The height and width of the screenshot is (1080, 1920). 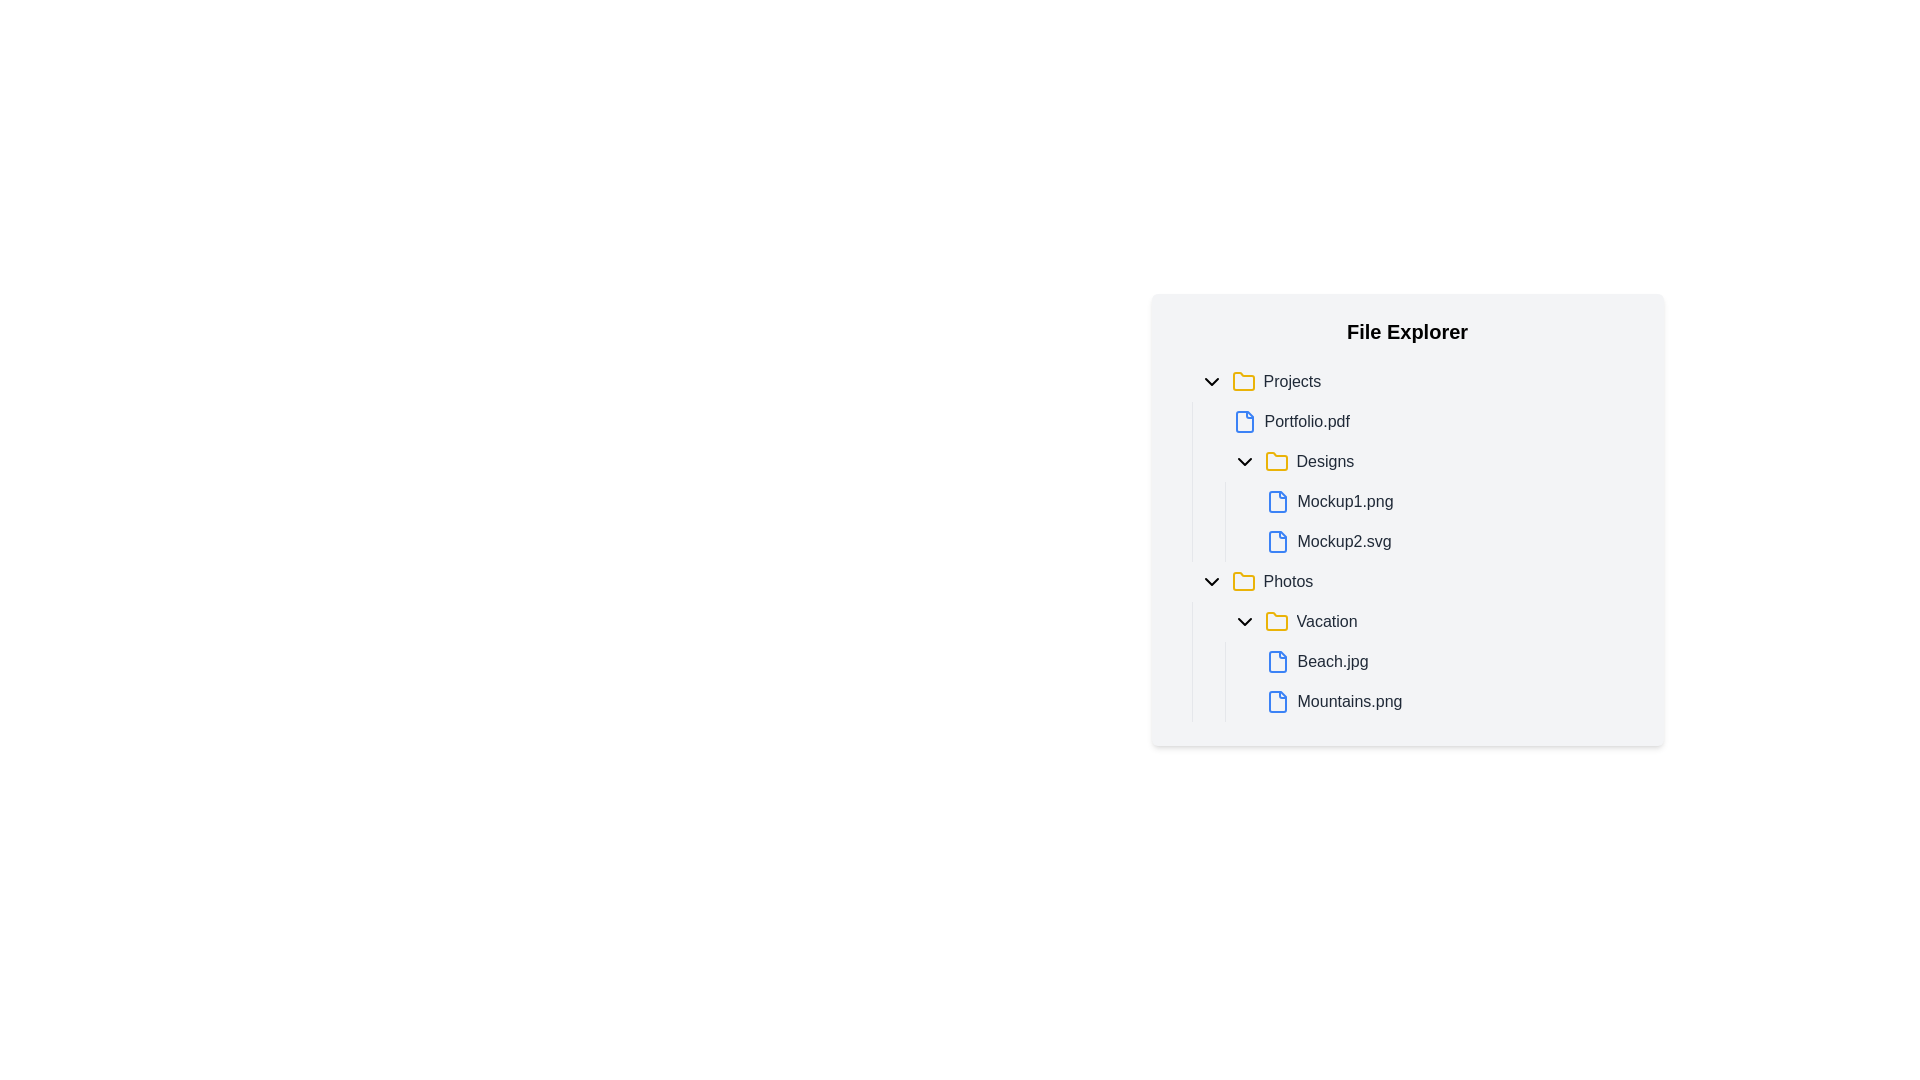 I want to click on the yellow folder icon located to the left of the 'Designs' text label, so click(x=1275, y=462).